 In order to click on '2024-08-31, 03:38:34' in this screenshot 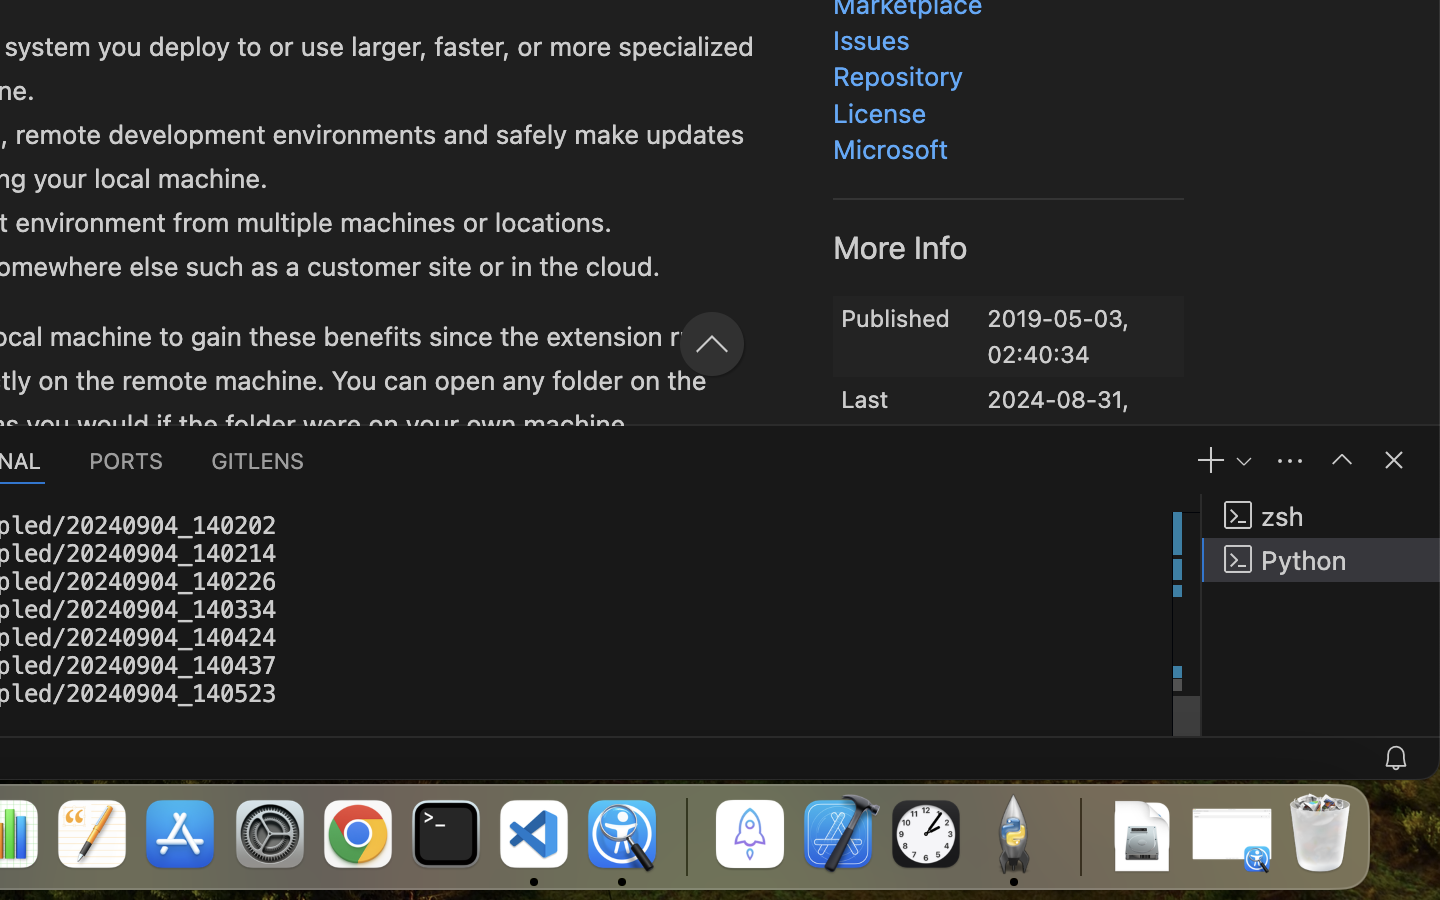, I will do `click(1058, 404)`.